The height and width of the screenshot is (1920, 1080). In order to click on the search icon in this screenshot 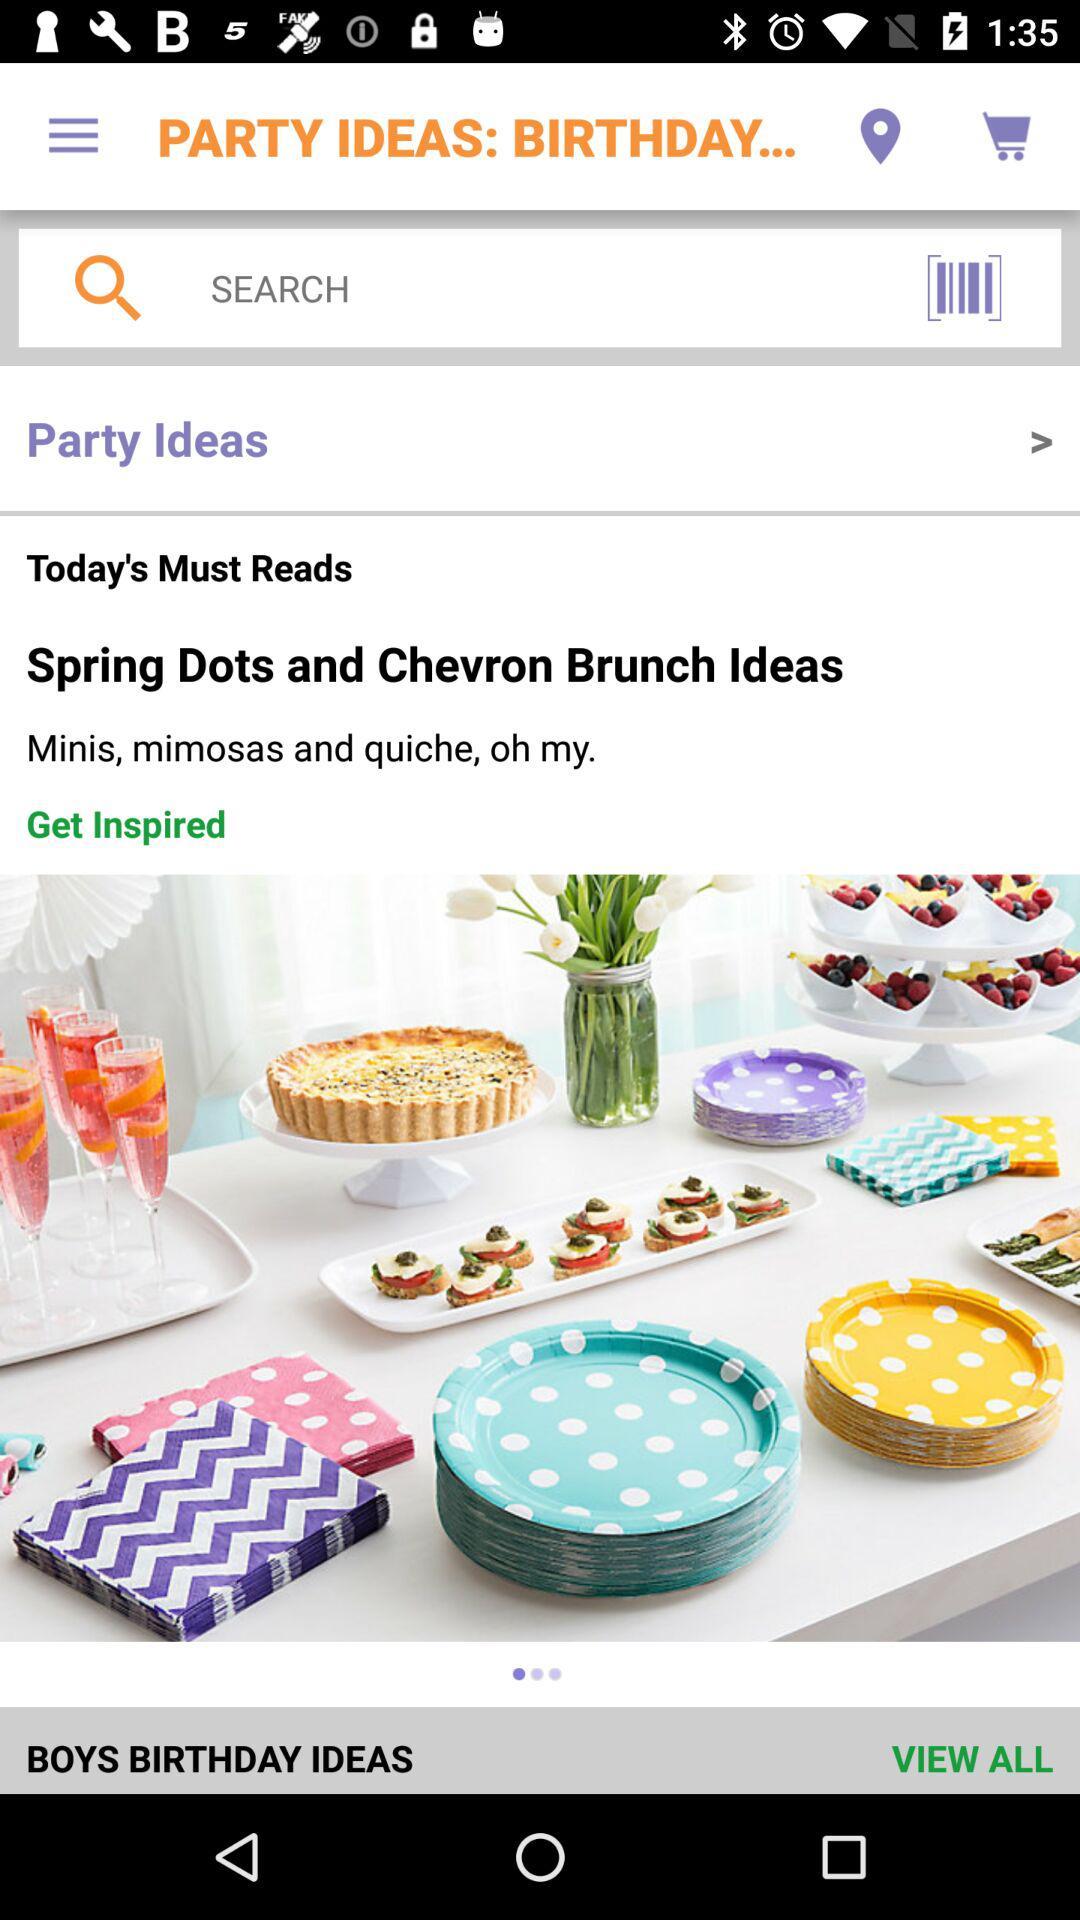, I will do `click(108, 287)`.